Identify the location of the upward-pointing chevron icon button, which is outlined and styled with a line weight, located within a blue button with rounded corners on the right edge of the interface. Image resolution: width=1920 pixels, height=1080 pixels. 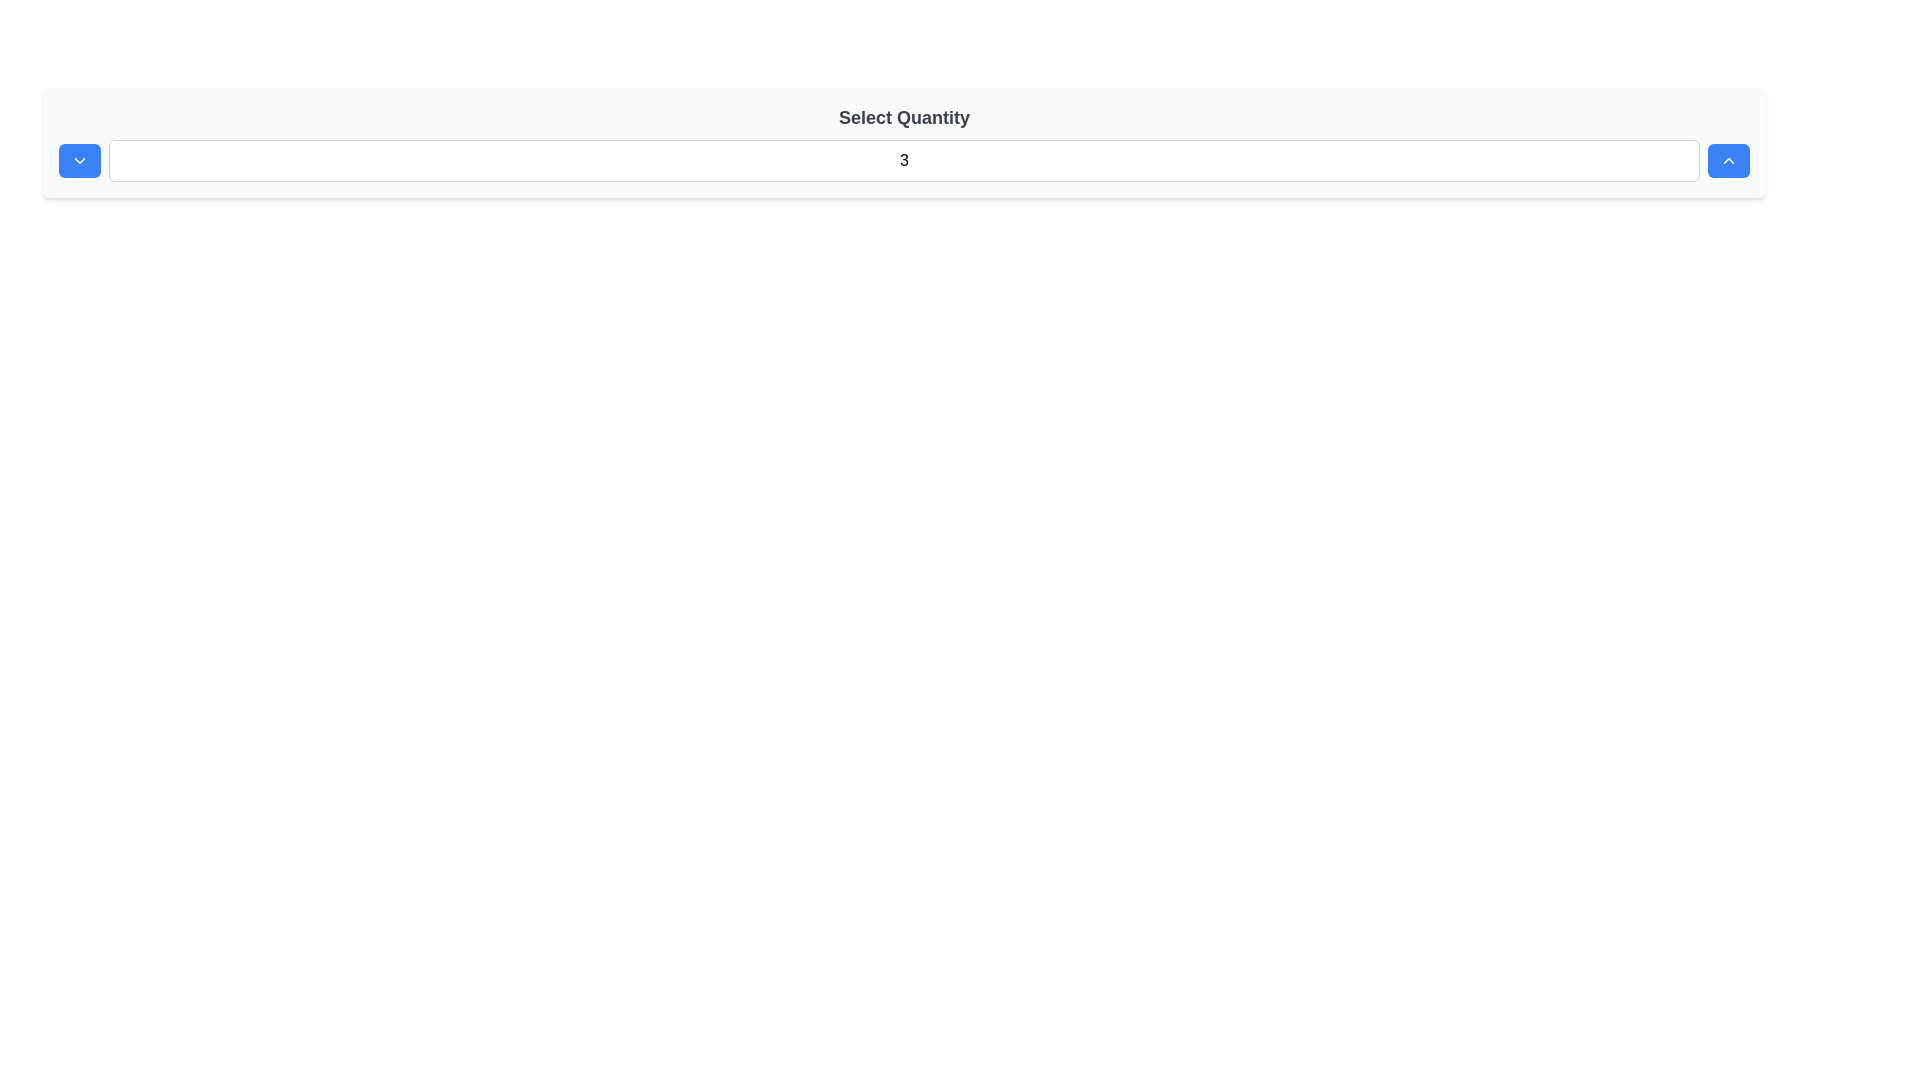
(1727, 160).